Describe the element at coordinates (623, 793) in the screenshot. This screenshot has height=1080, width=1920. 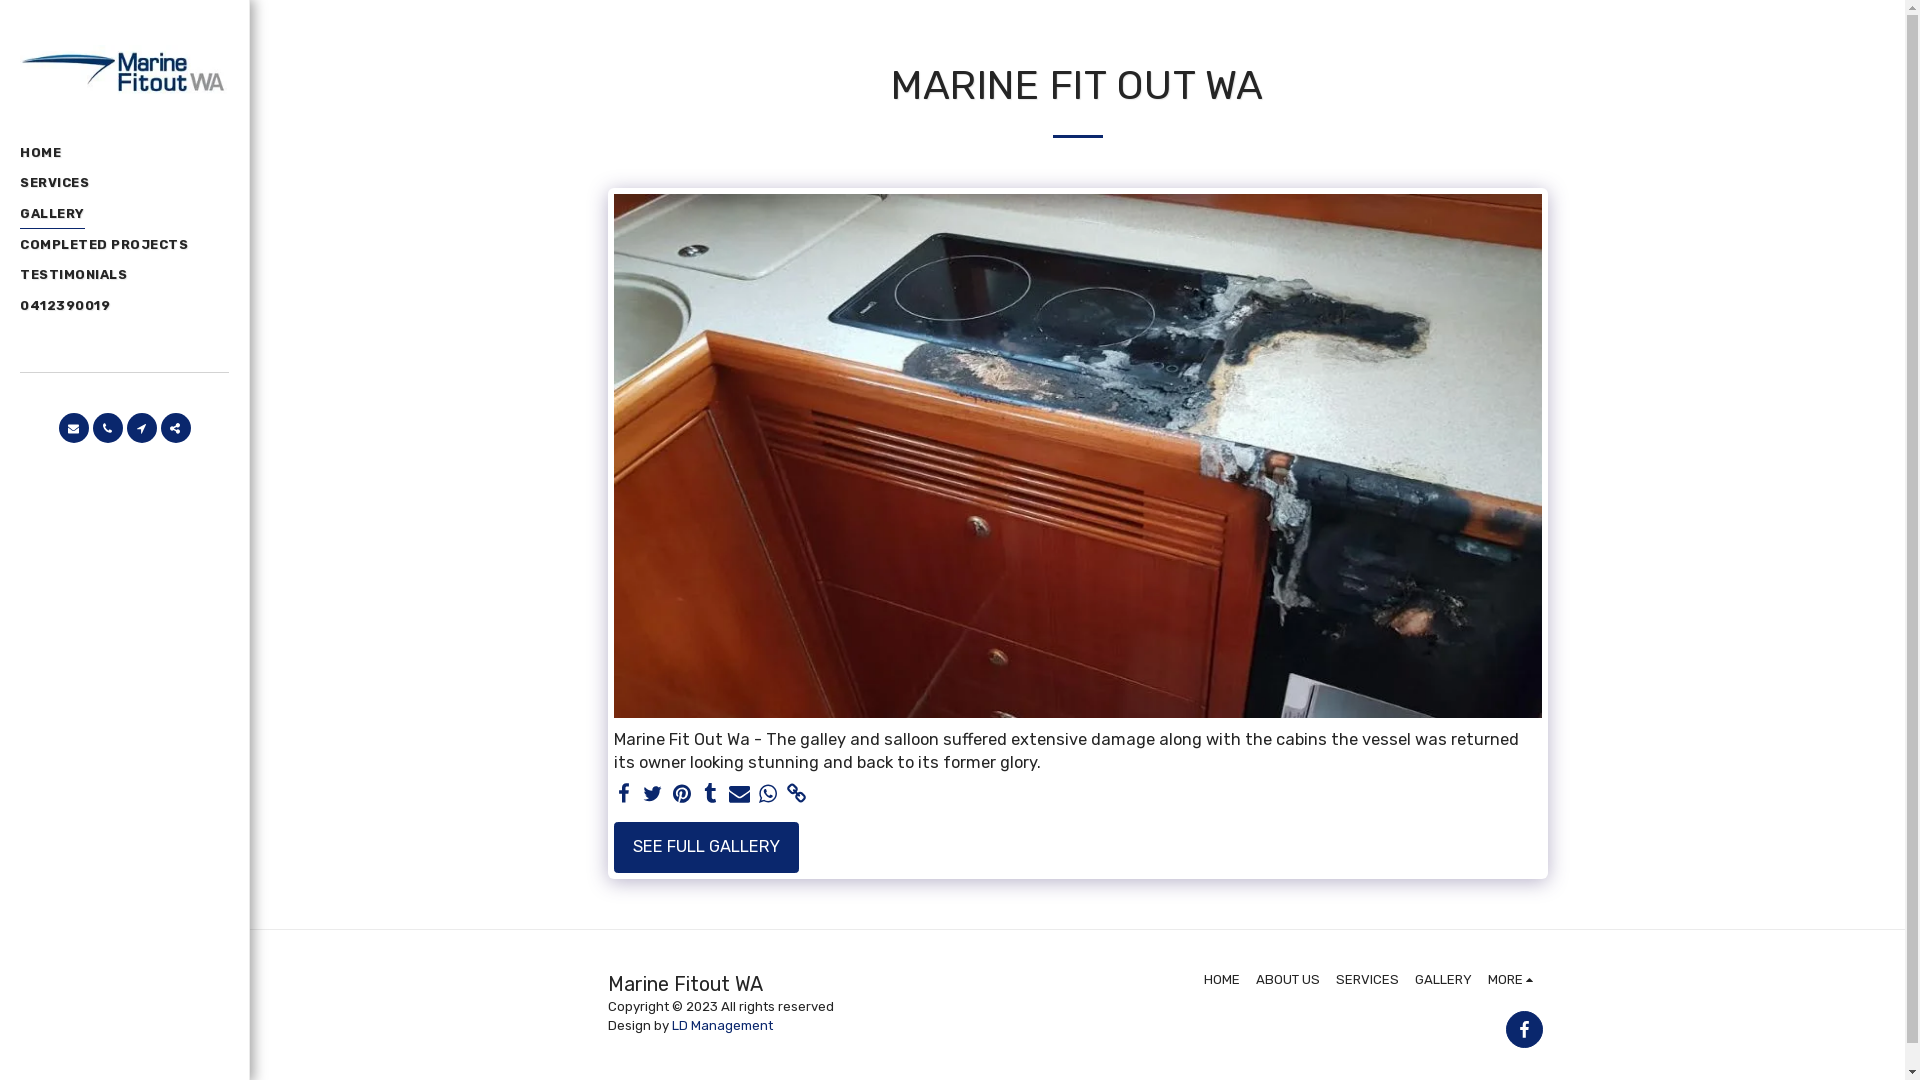
I see `'Share on Facebook'` at that location.